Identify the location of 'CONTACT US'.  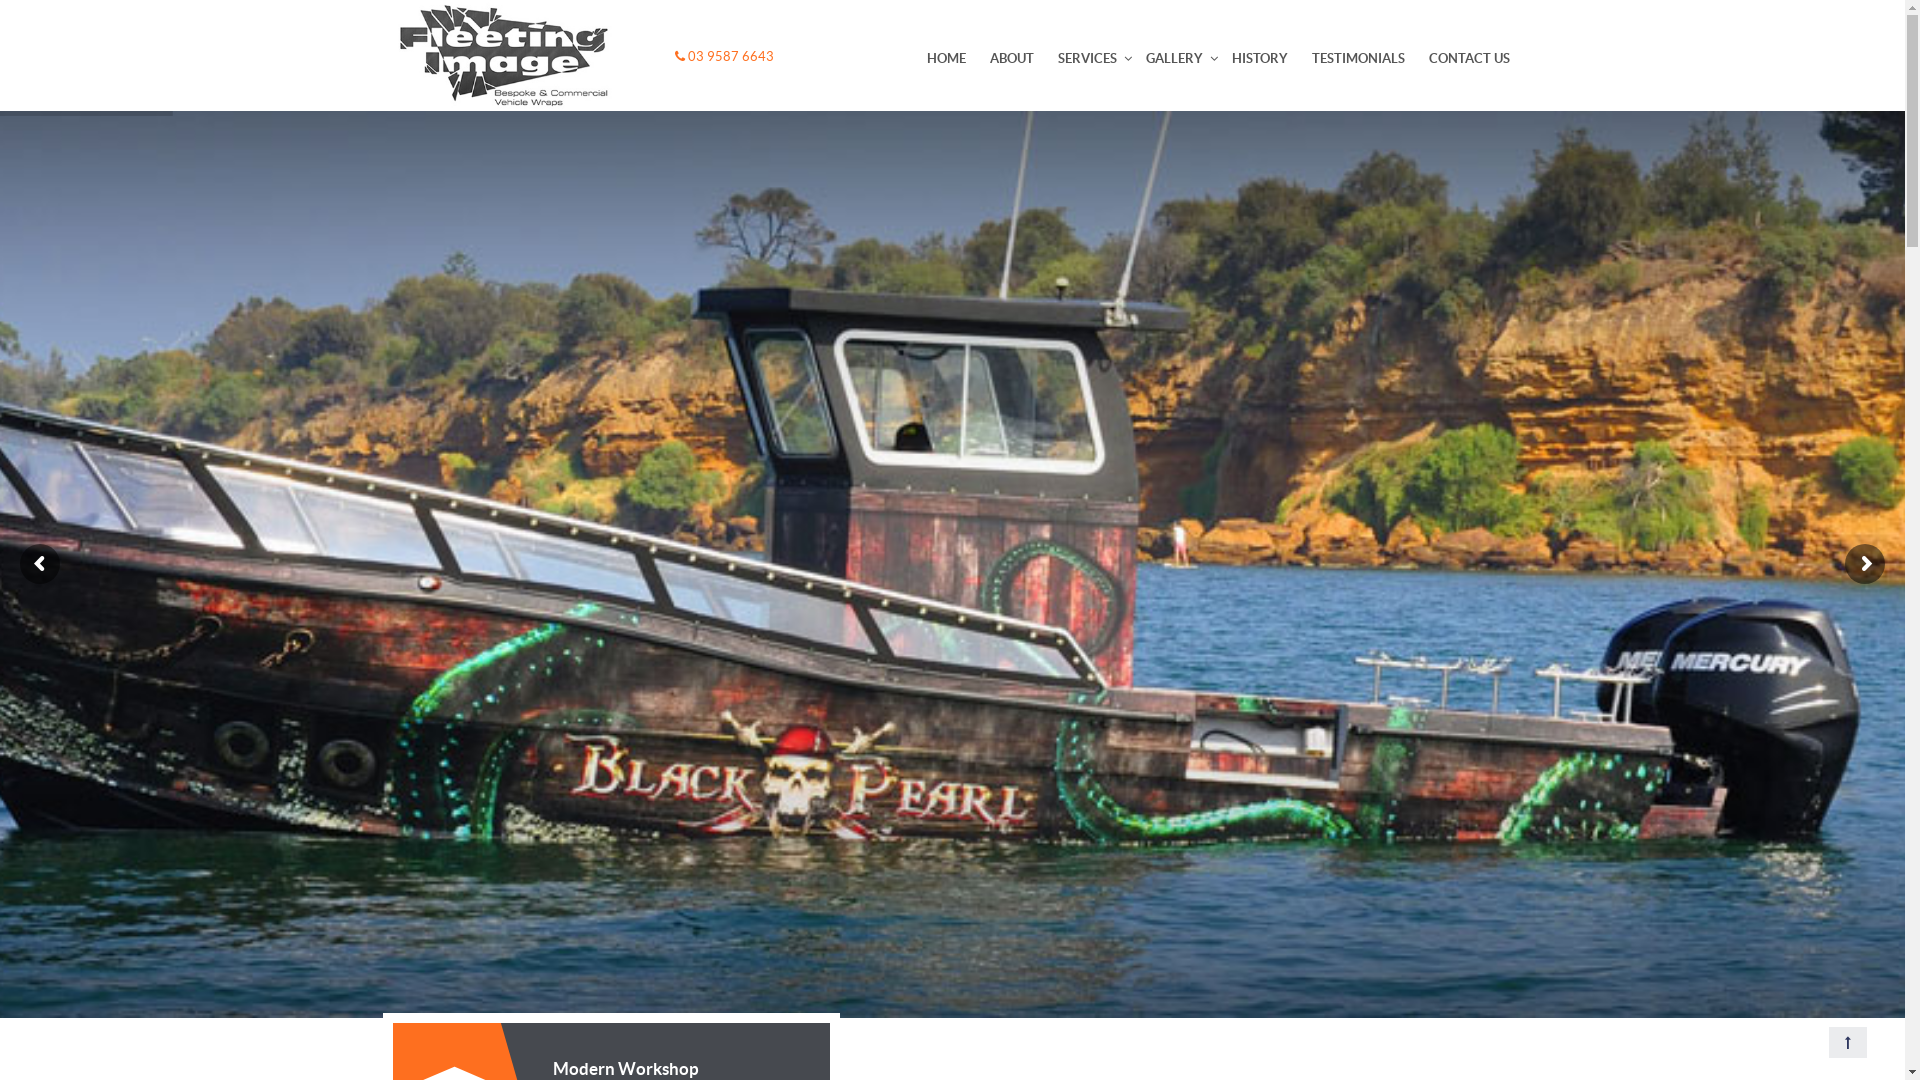
(1468, 57).